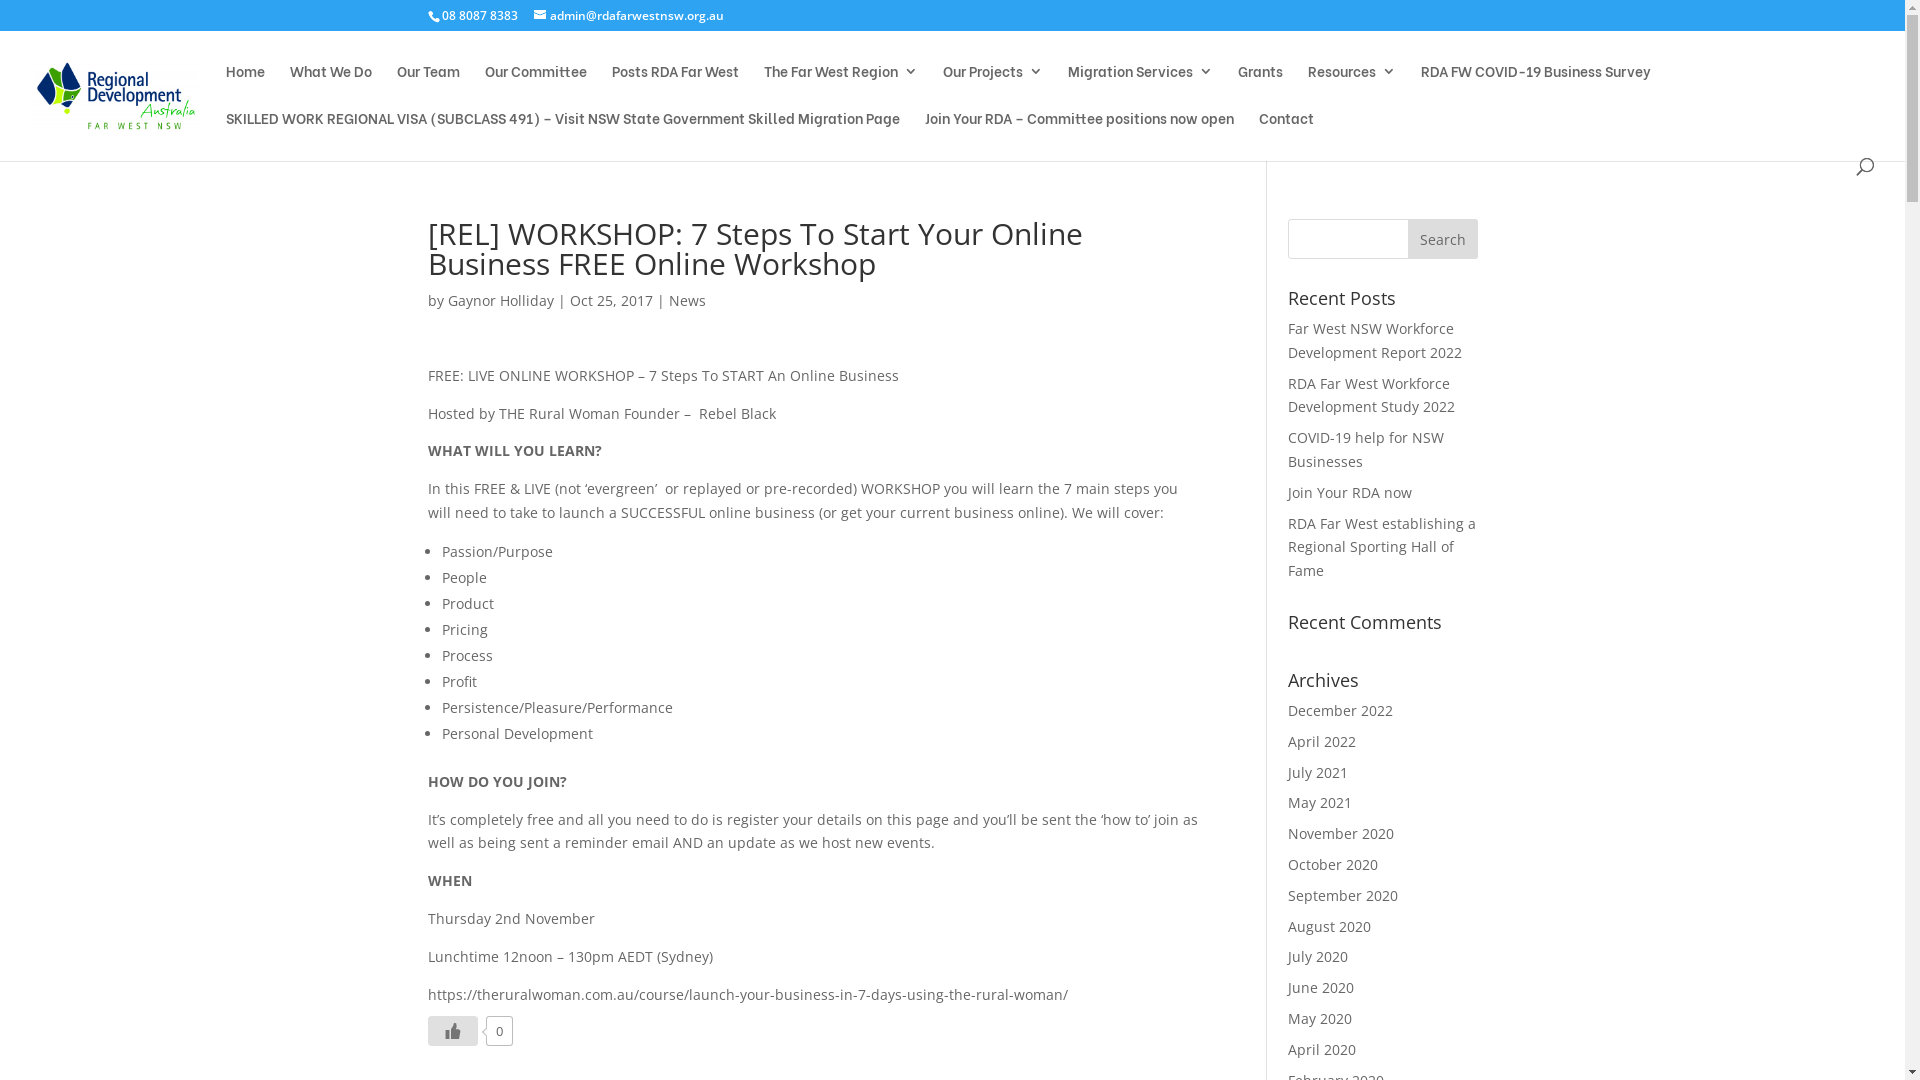 Image resolution: width=1920 pixels, height=1080 pixels. What do you see at coordinates (1349, 492) in the screenshot?
I see `'Join Your RDA now'` at bounding box center [1349, 492].